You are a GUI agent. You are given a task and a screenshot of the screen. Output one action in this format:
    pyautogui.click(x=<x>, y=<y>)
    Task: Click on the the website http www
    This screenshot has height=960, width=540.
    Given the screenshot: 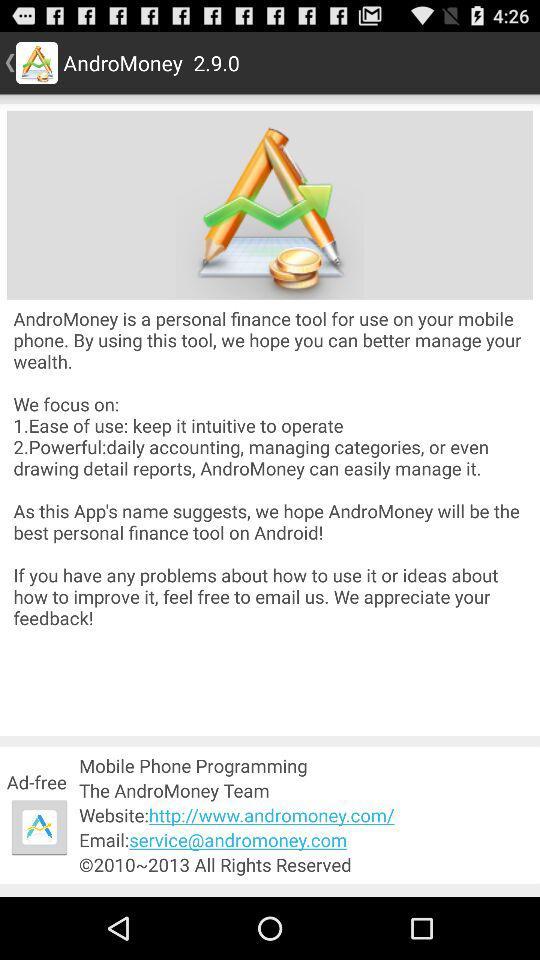 What is the action you would take?
    pyautogui.click(x=306, y=815)
    